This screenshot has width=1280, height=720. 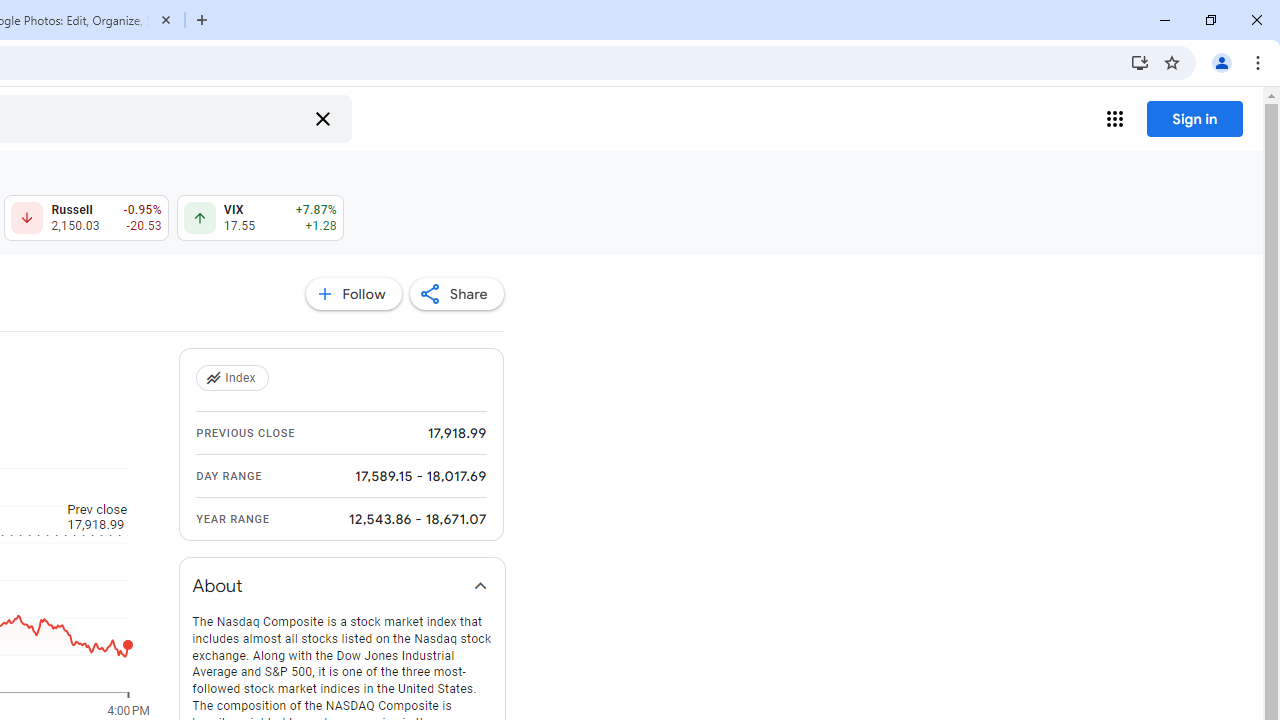 What do you see at coordinates (1139, 61) in the screenshot?
I see `'Install Google Finance'` at bounding box center [1139, 61].